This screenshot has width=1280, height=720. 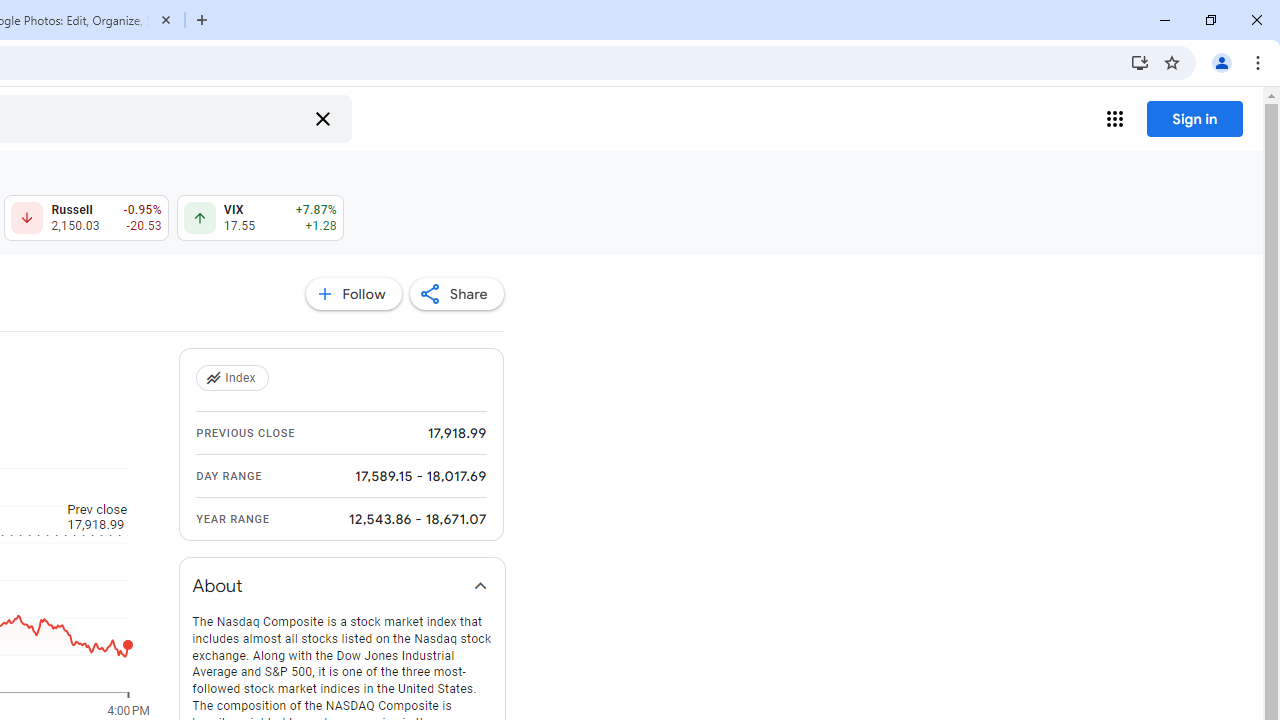 What do you see at coordinates (1139, 61) in the screenshot?
I see `'Install Google Finance'` at bounding box center [1139, 61].